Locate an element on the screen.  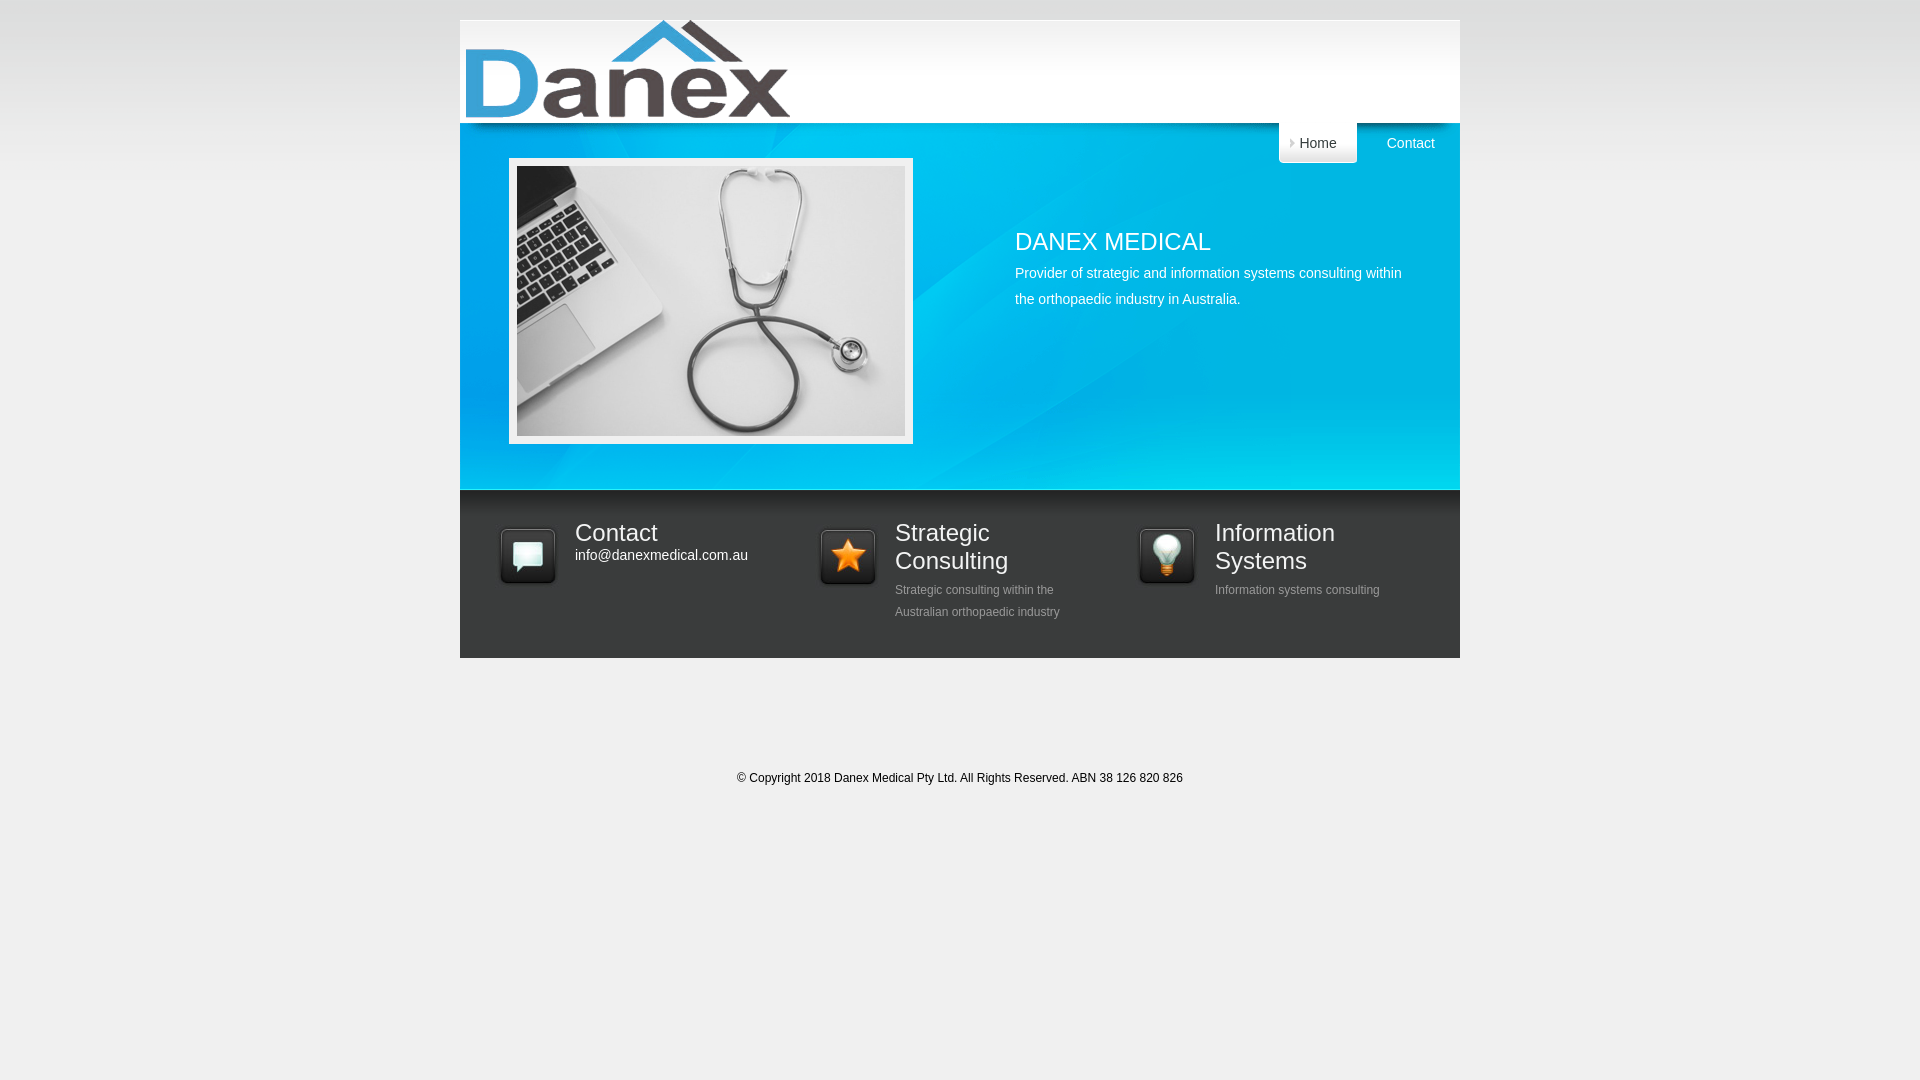
'Home' is located at coordinates (1317, 141).